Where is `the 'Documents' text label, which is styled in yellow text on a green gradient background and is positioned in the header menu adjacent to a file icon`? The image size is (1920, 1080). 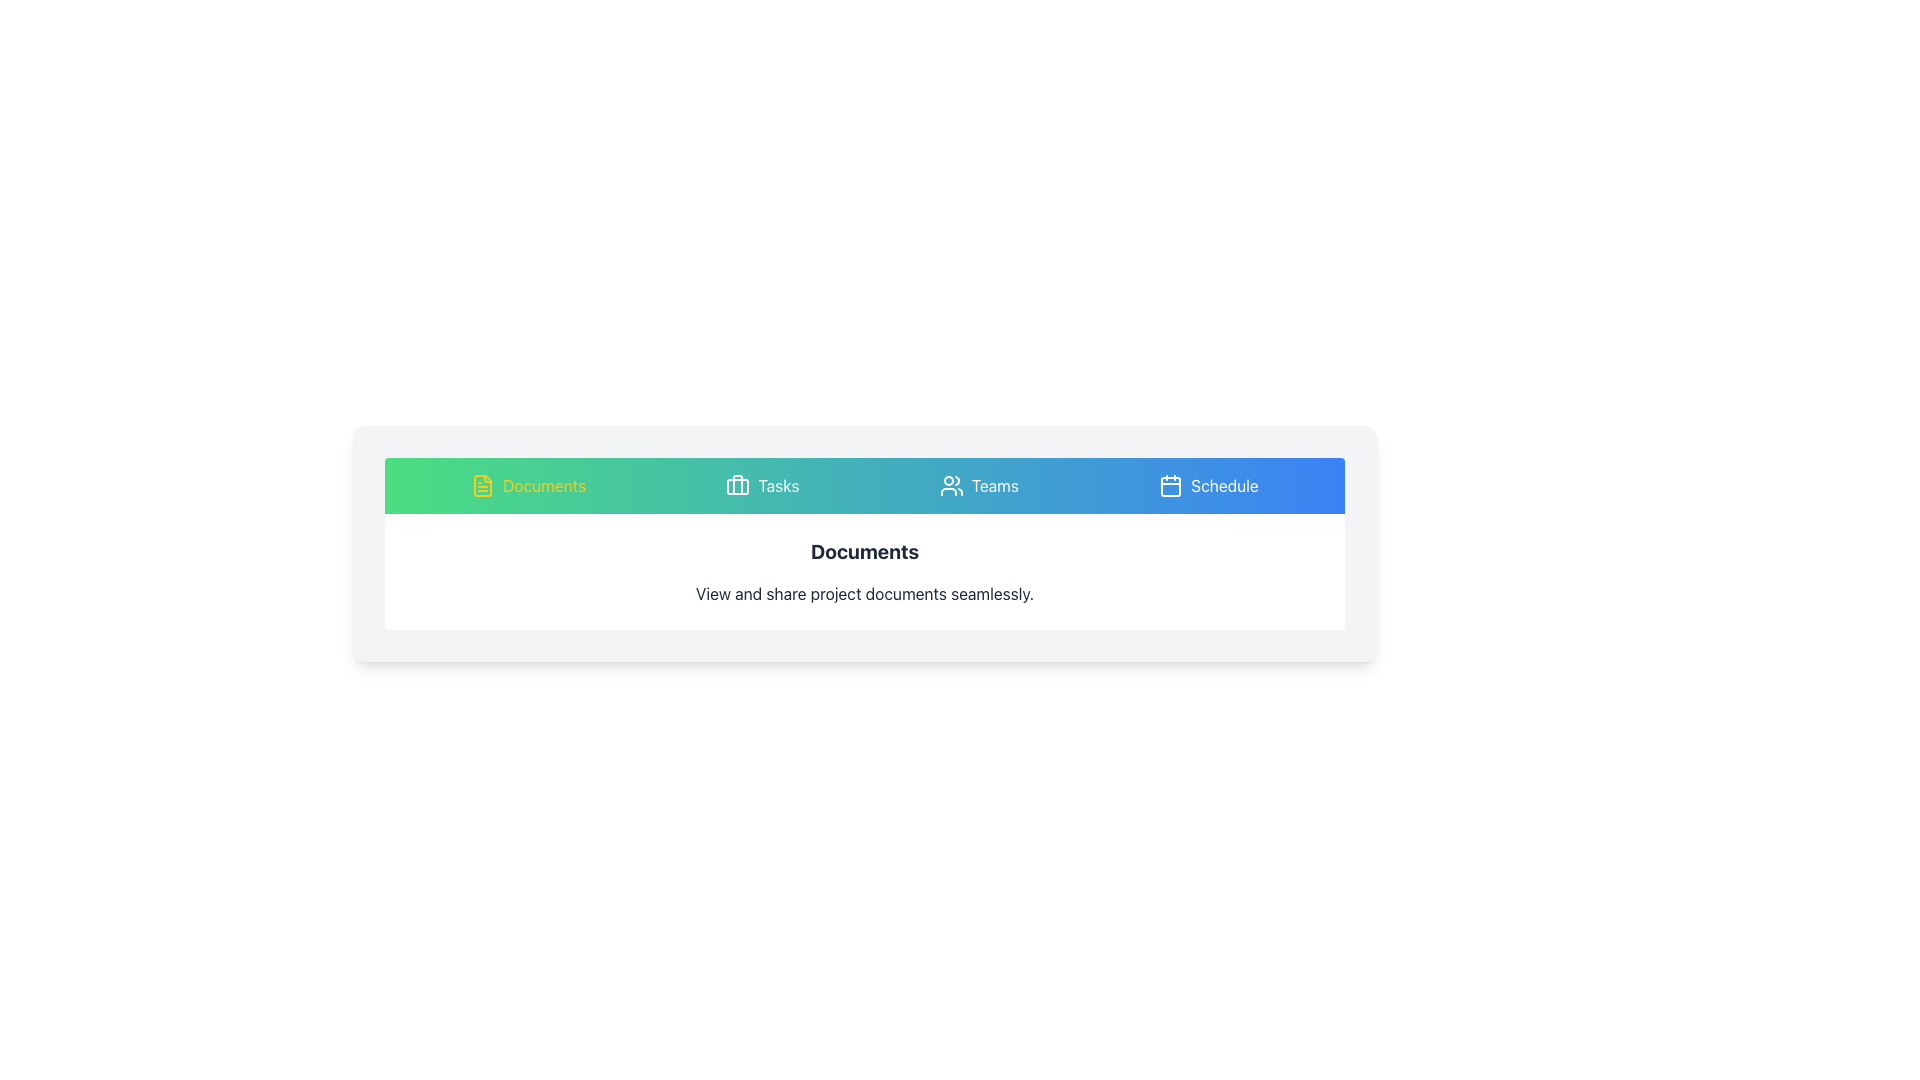
the 'Documents' text label, which is styled in yellow text on a green gradient background and is positioned in the header menu adjacent to a file icon is located at coordinates (544, 486).